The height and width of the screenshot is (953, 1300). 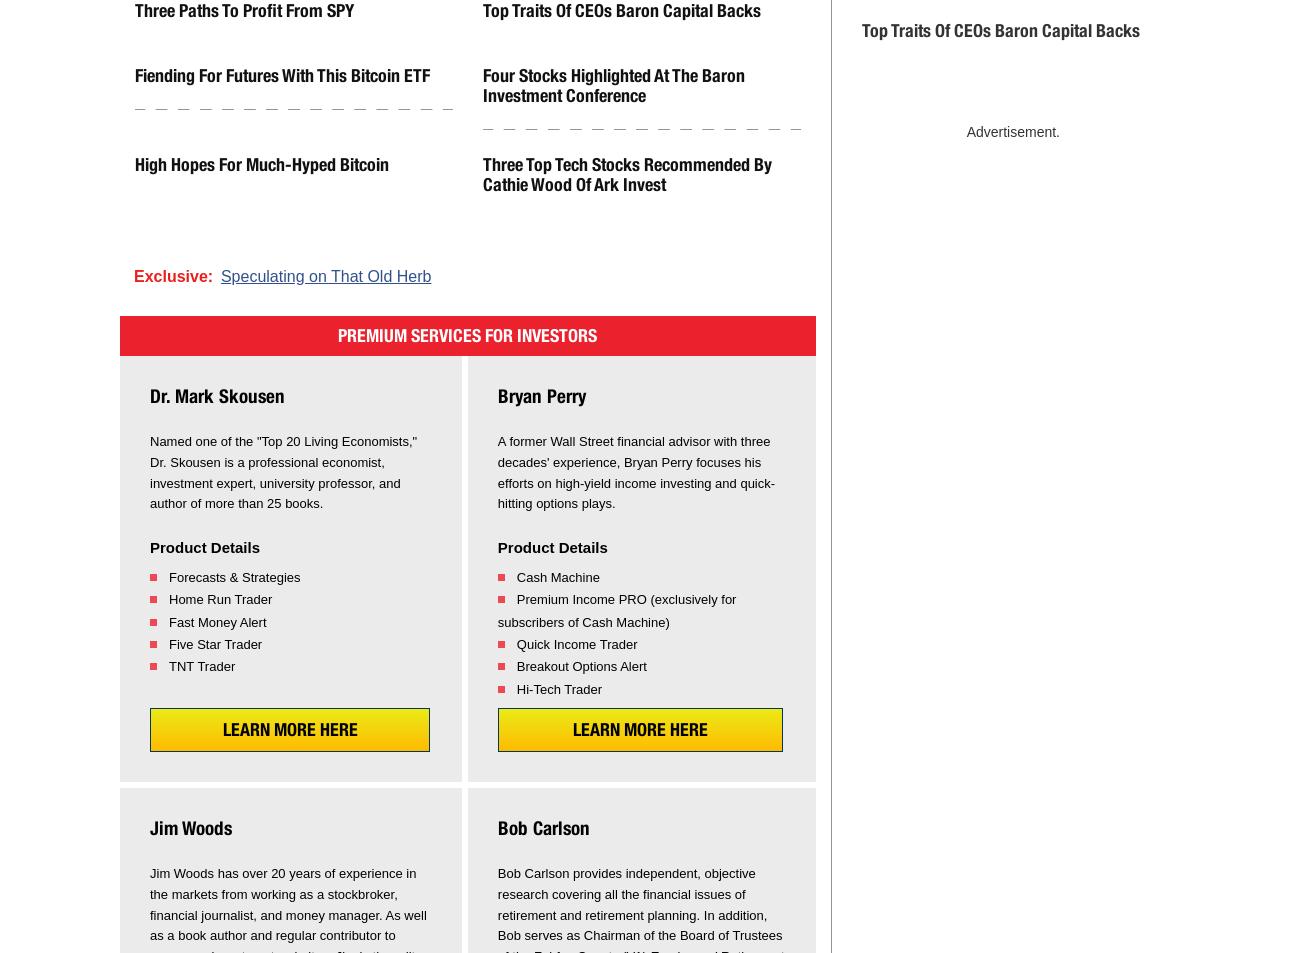 I want to click on 'Named one of the "Top 20 Living Economists," Dr. Skousen is a professional economist, investment expert, university professor, and author of more than 25 books.', so click(x=149, y=471).